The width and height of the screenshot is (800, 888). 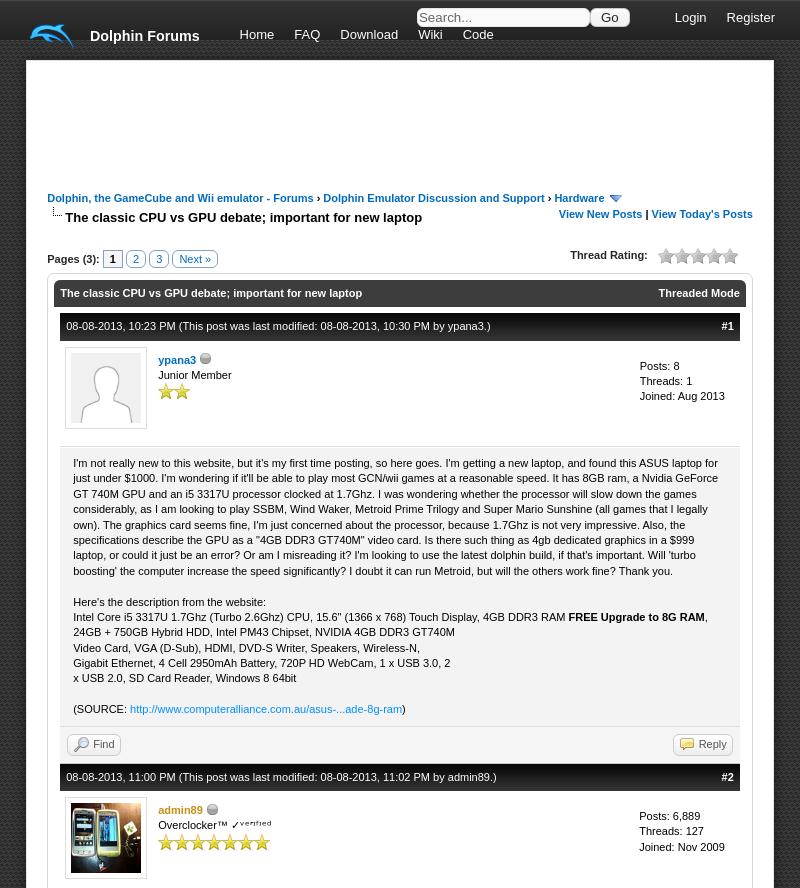 What do you see at coordinates (637, 394) in the screenshot?
I see `'Joined: Aug 2013'` at bounding box center [637, 394].